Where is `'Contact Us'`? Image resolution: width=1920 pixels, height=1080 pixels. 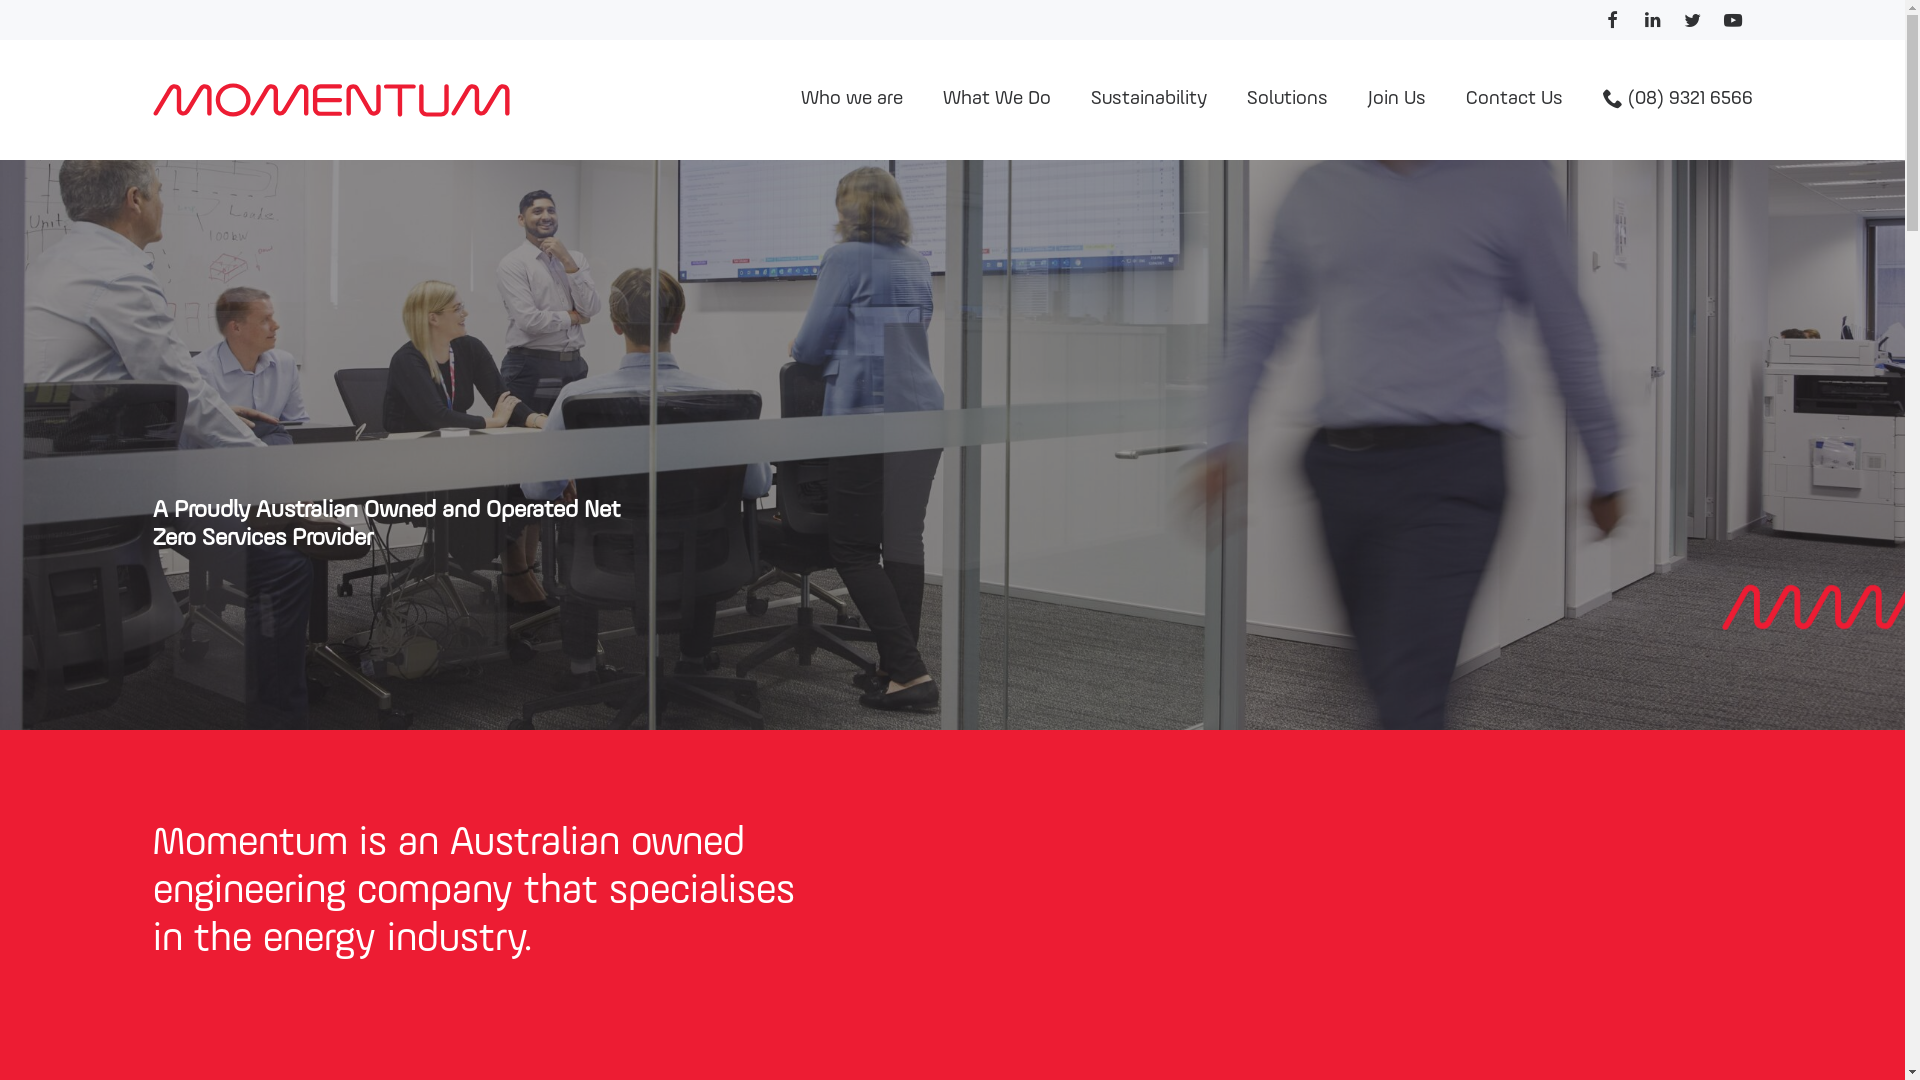 'Contact Us' is located at coordinates (1514, 100).